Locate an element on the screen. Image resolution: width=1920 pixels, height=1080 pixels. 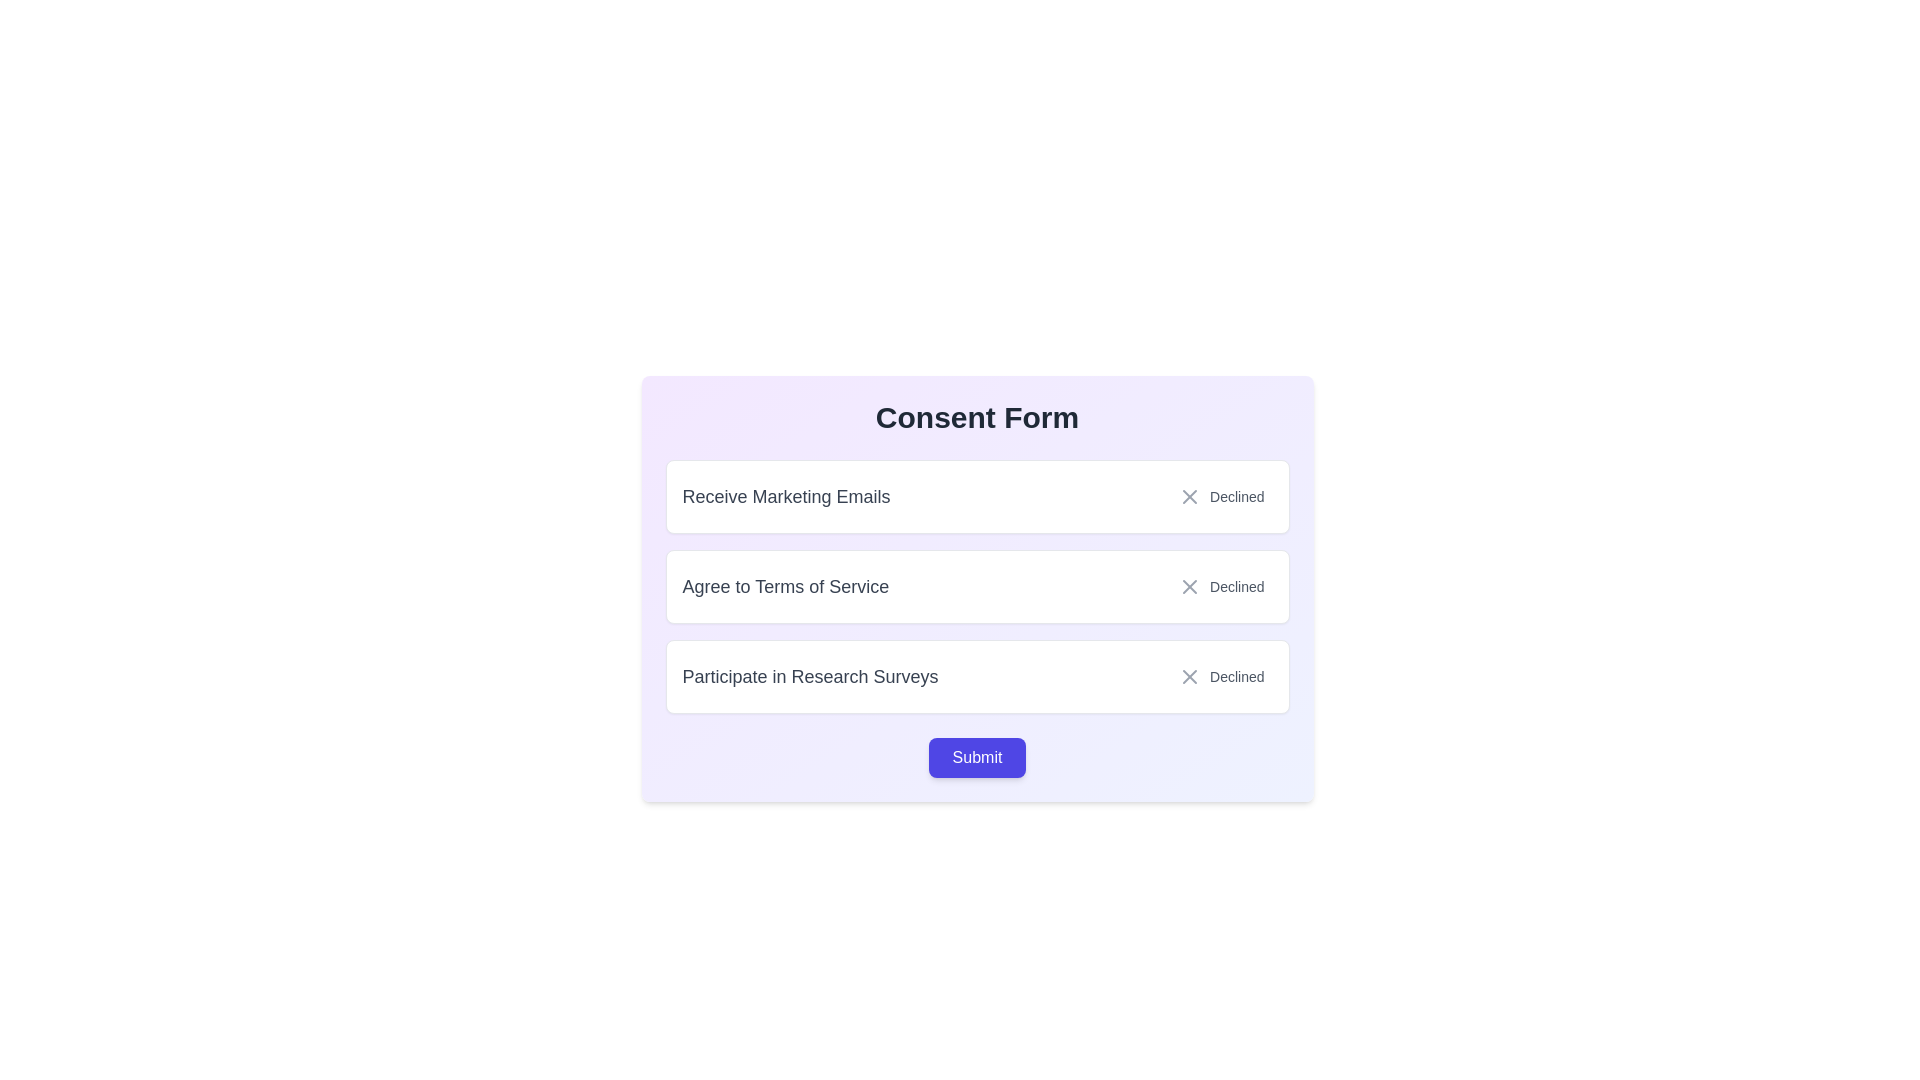
the text label that reads 'Participate in Research Surveys,' which is styled with a gray font color and located at the bottom of three vertically stacked cards is located at coordinates (810, 676).